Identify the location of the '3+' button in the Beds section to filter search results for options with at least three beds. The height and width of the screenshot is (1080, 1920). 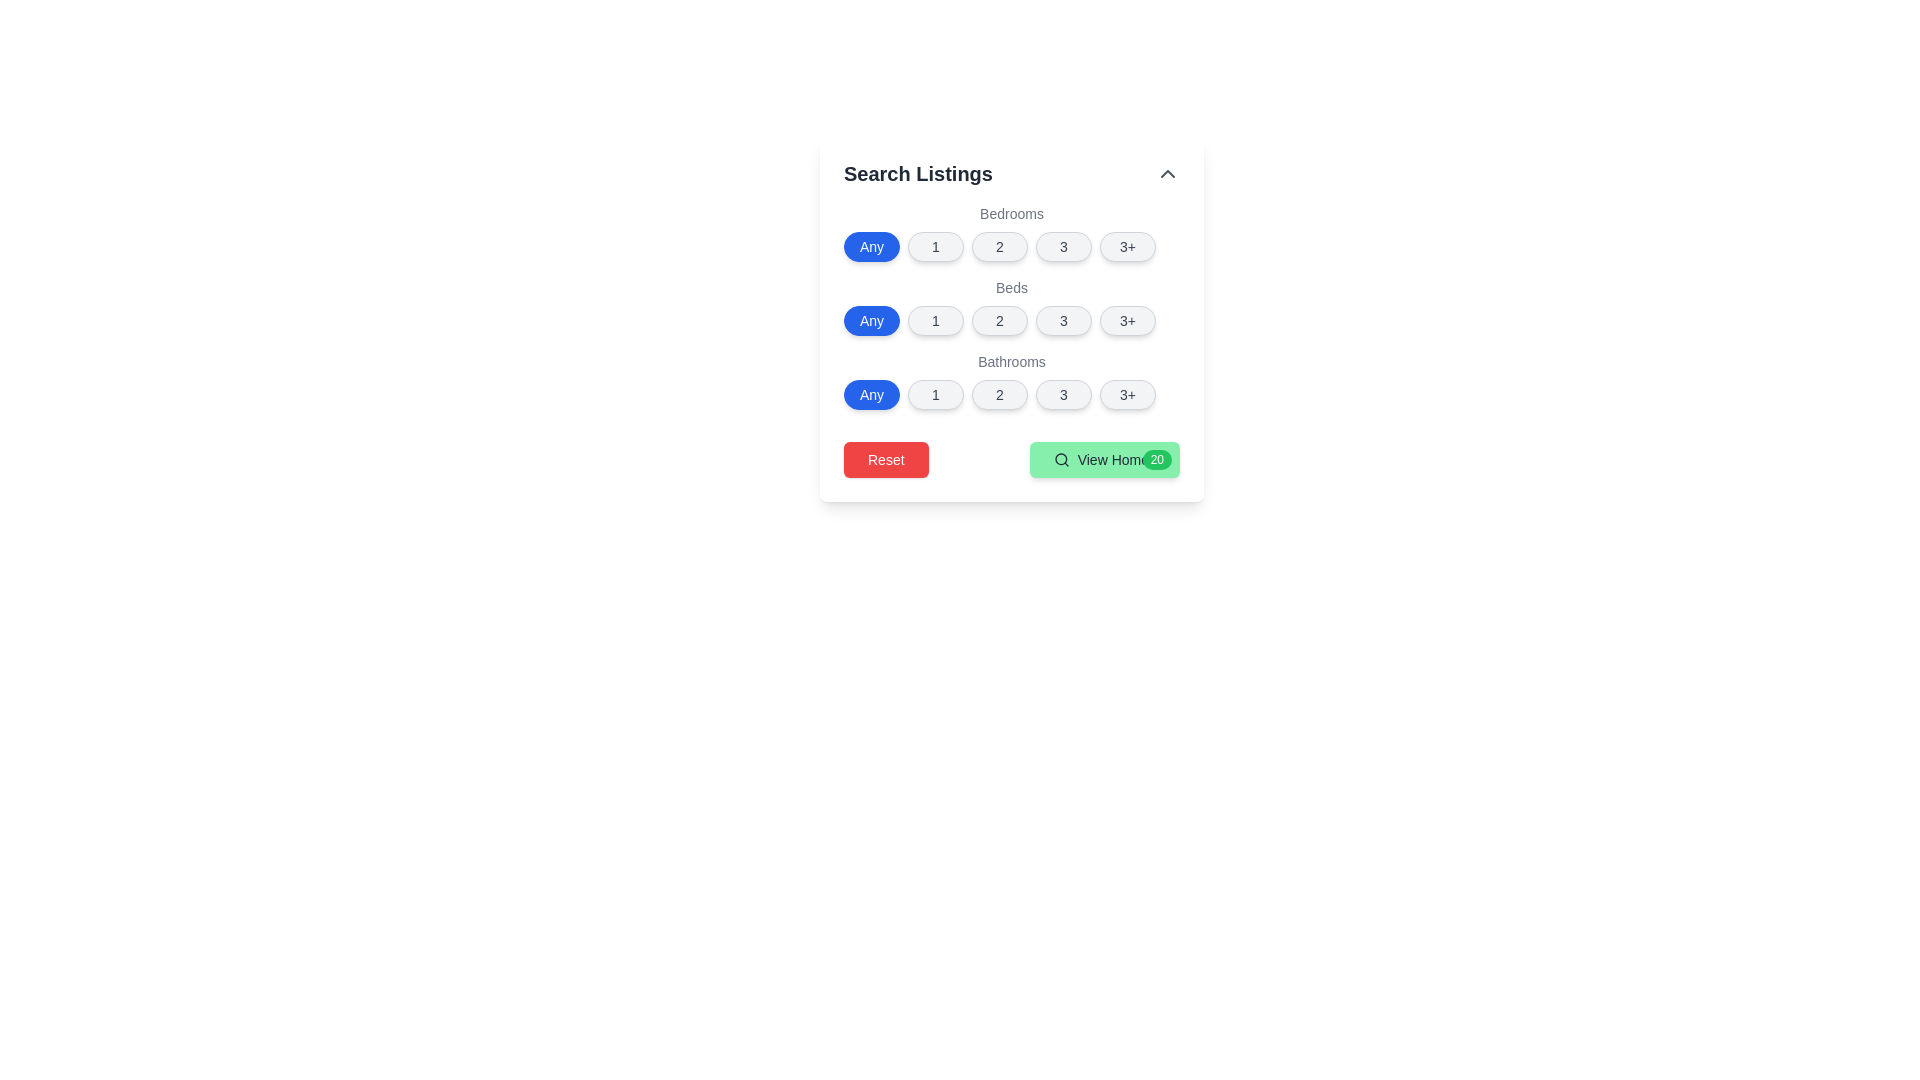
(1128, 319).